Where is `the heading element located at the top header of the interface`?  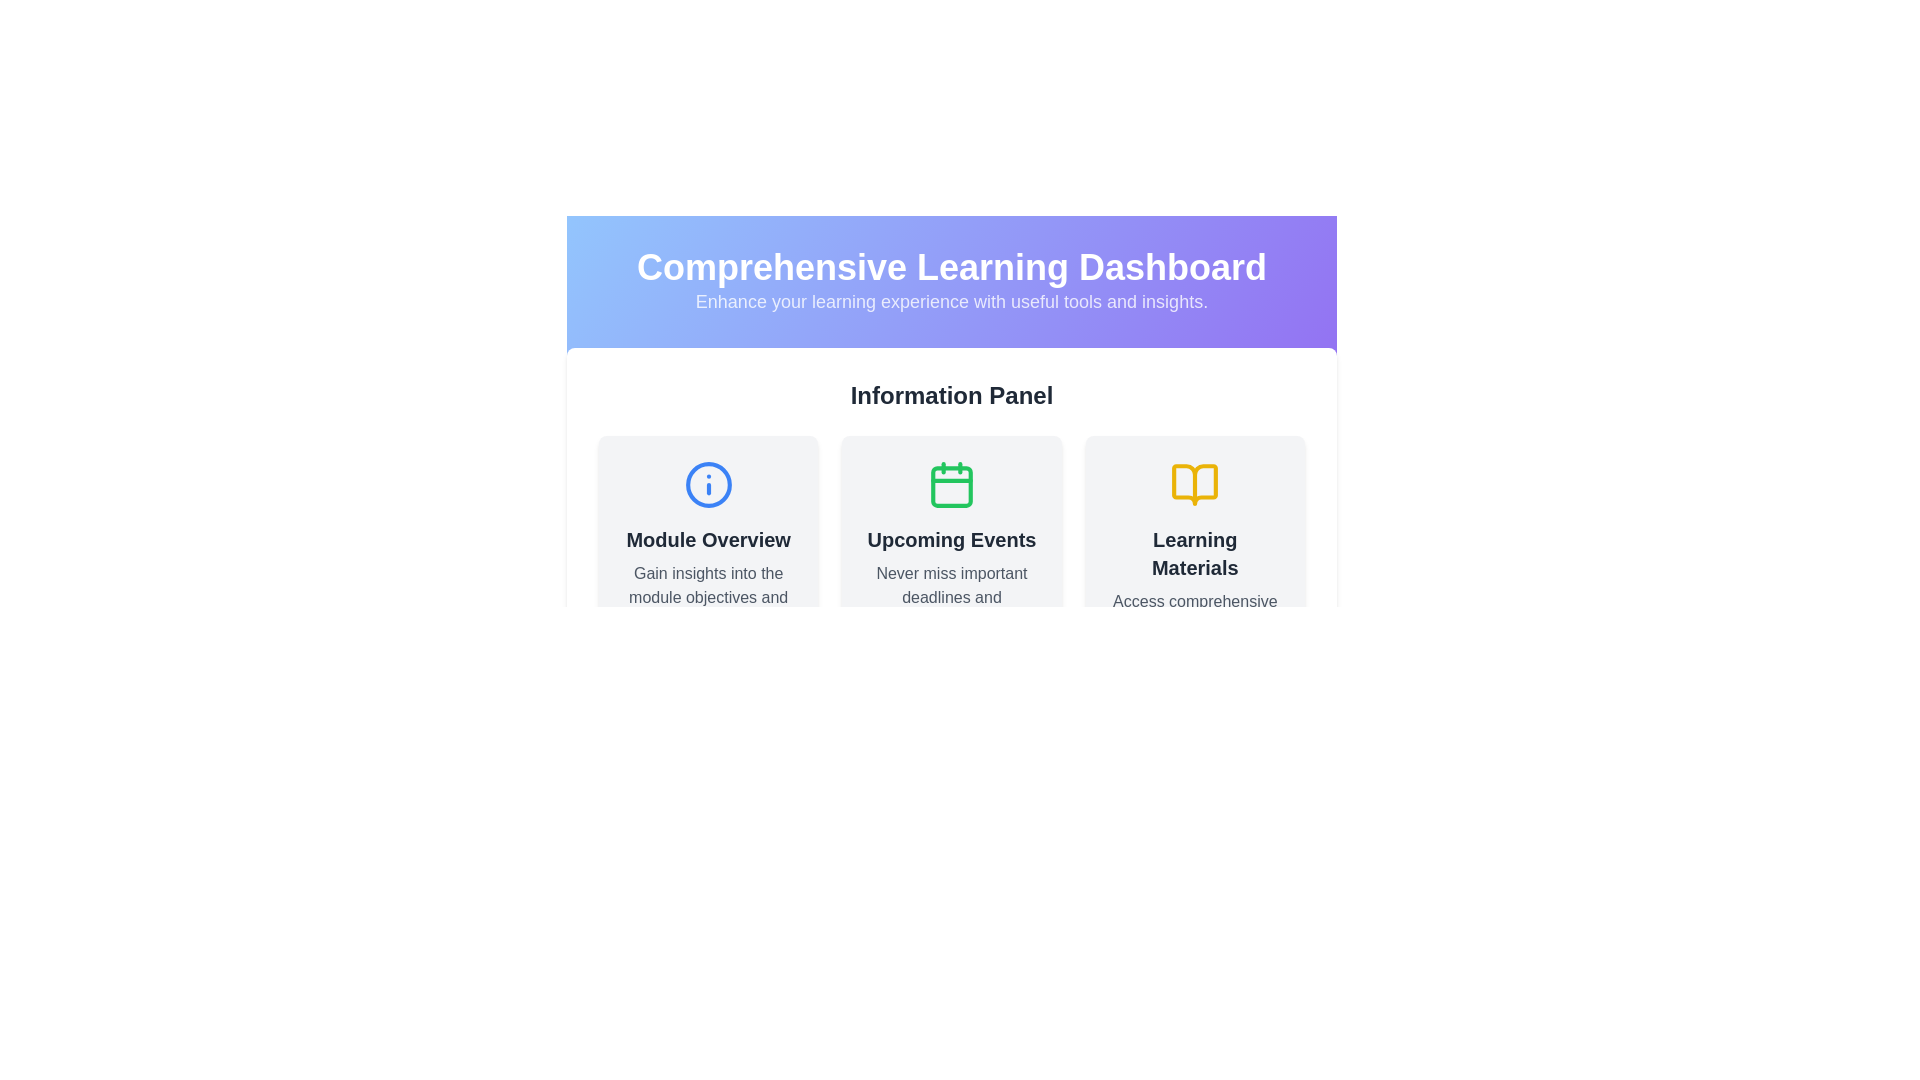 the heading element located at the top header of the interface is located at coordinates (950, 266).